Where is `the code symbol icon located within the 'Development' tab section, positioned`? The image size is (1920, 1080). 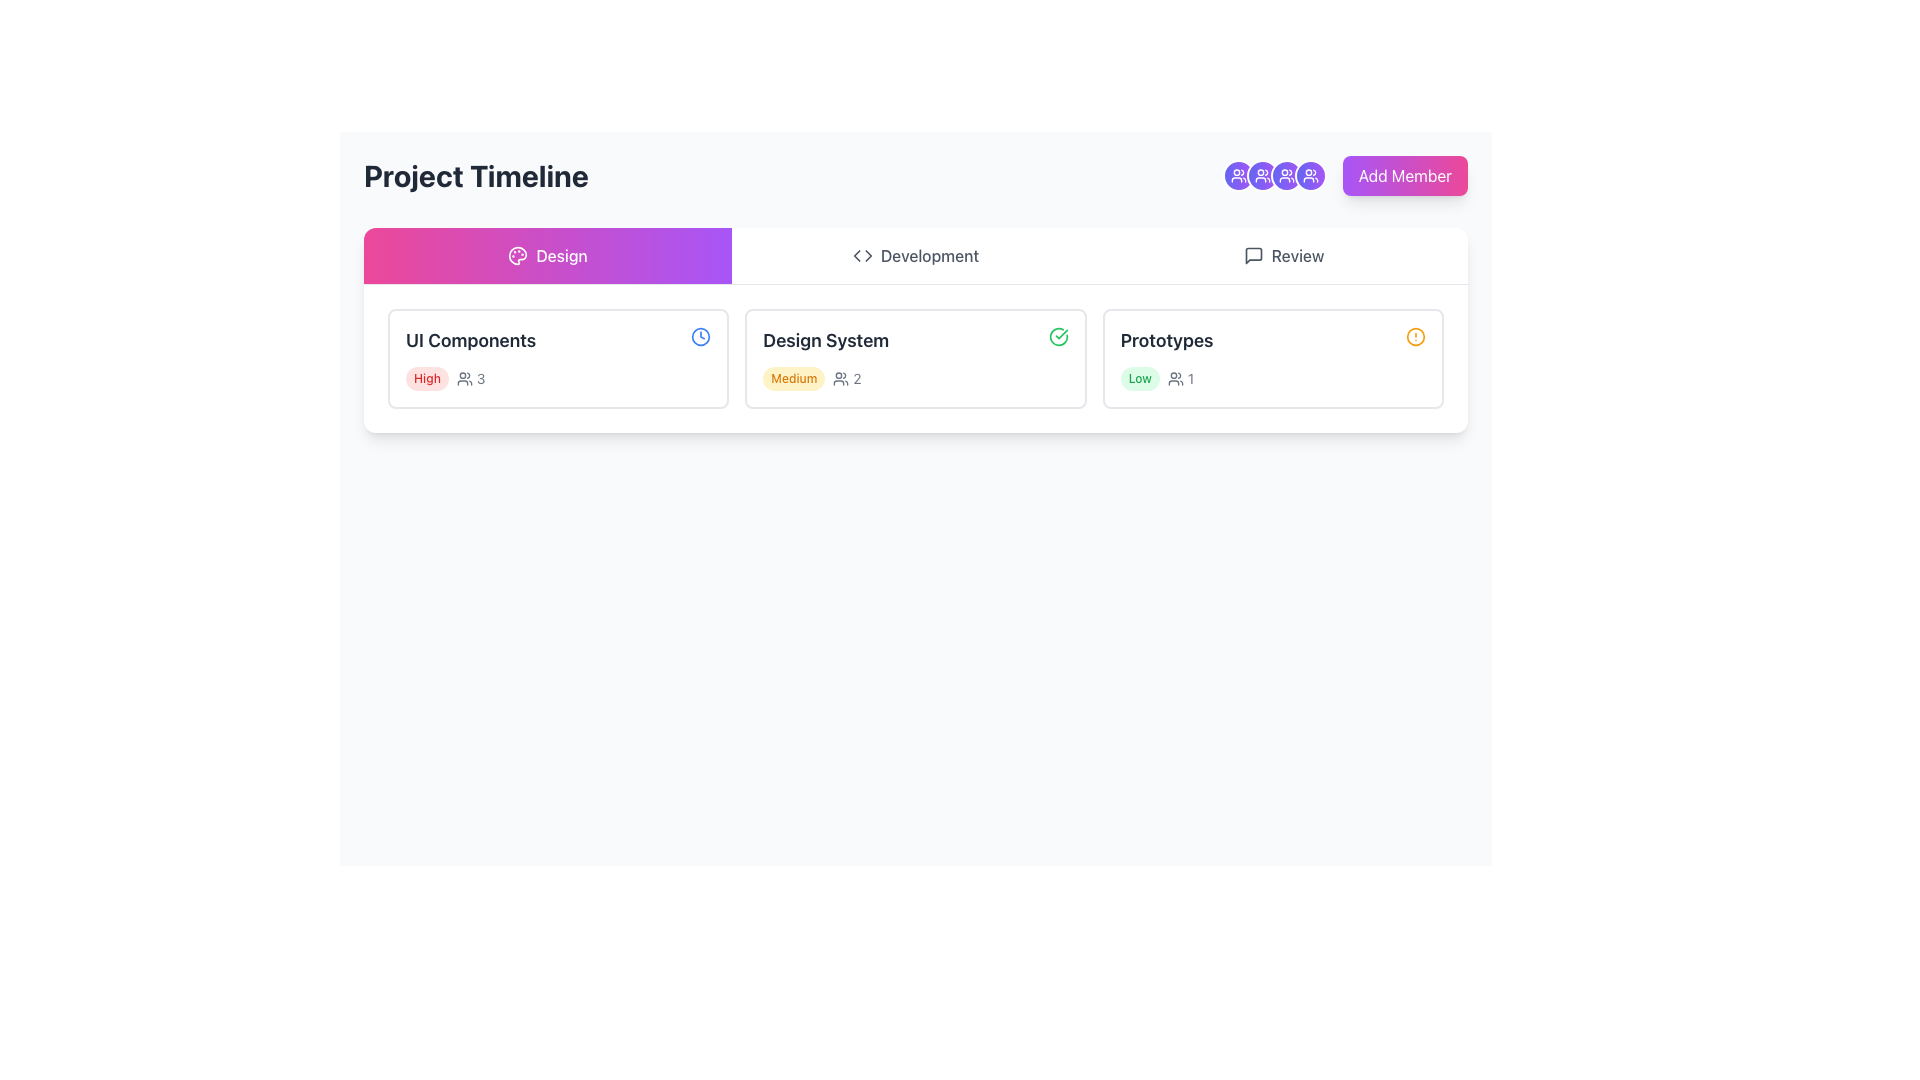
the code symbol icon located within the 'Development' tab section, positioned is located at coordinates (862, 254).